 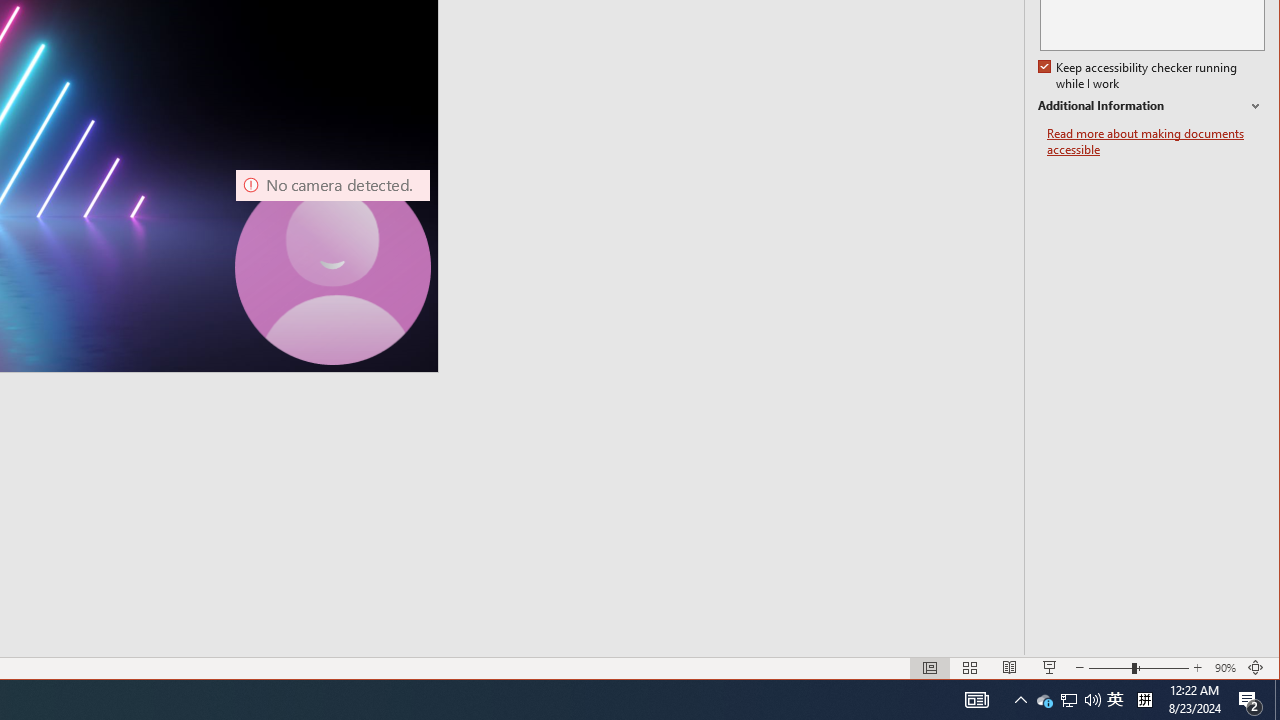 What do you see at coordinates (1224, 668) in the screenshot?
I see `'Zoom 90%'` at bounding box center [1224, 668].